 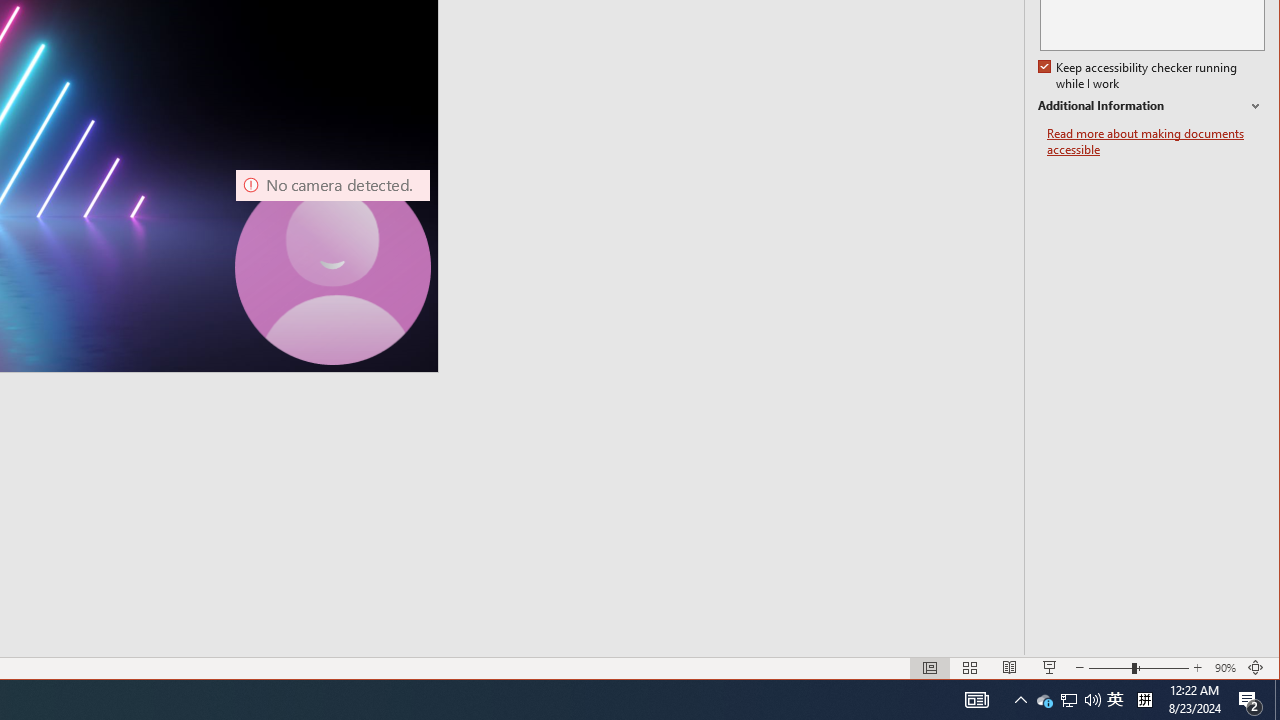 What do you see at coordinates (1224, 668) in the screenshot?
I see `'Zoom 90%'` at bounding box center [1224, 668].